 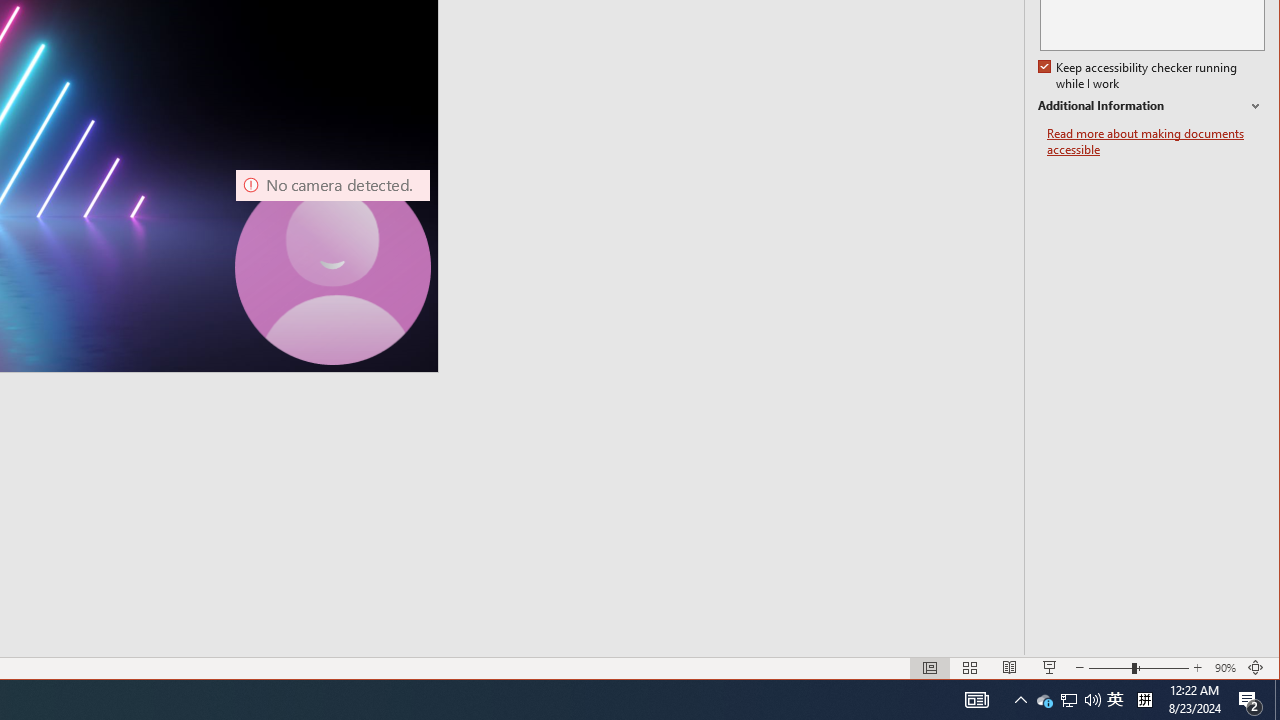 What do you see at coordinates (1224, 668) in the screenshot?
I see `'Zoom 90%'` at bounding box center [1224, 668].